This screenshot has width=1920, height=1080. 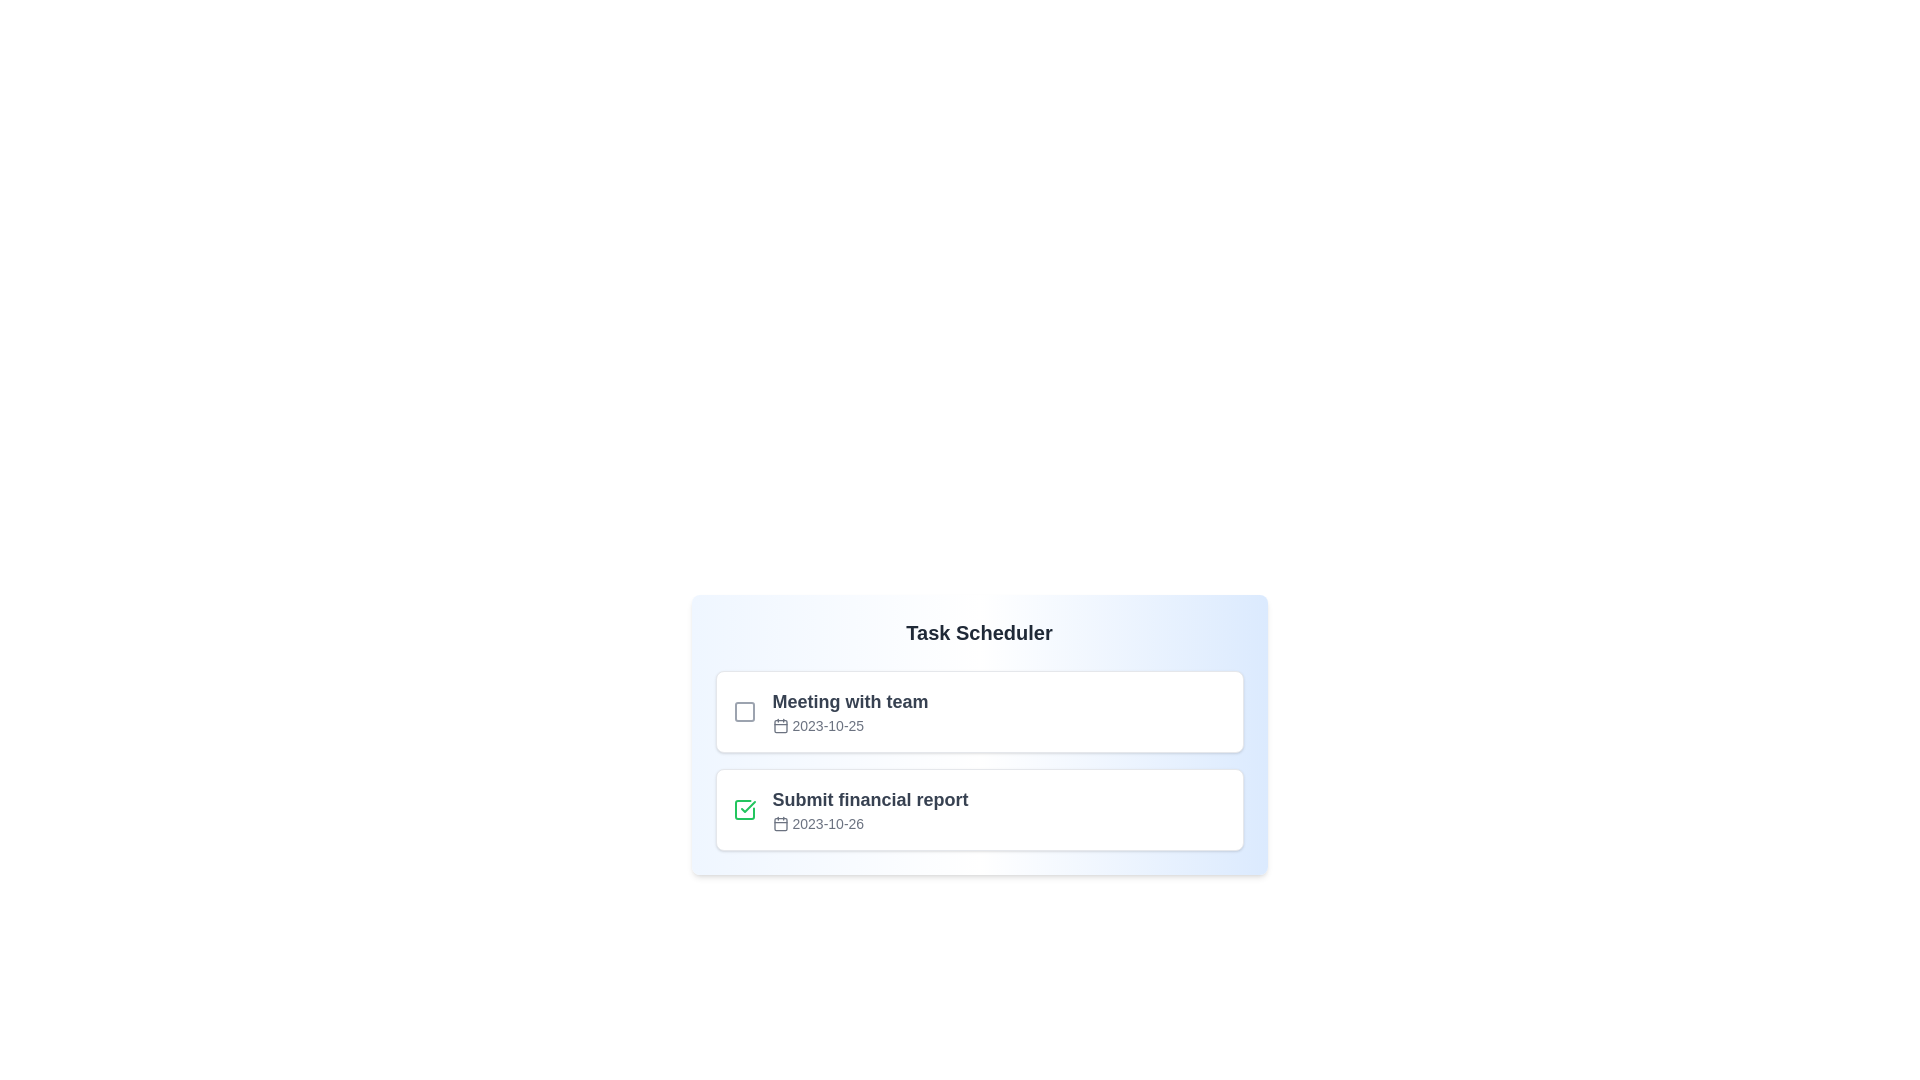 I want to click on the calendar icon located to the left of the date '2023-10-25', which serves as a visual indicator for the date's purpose in the context of 'Meeting with team', so click(x=779, y=725).